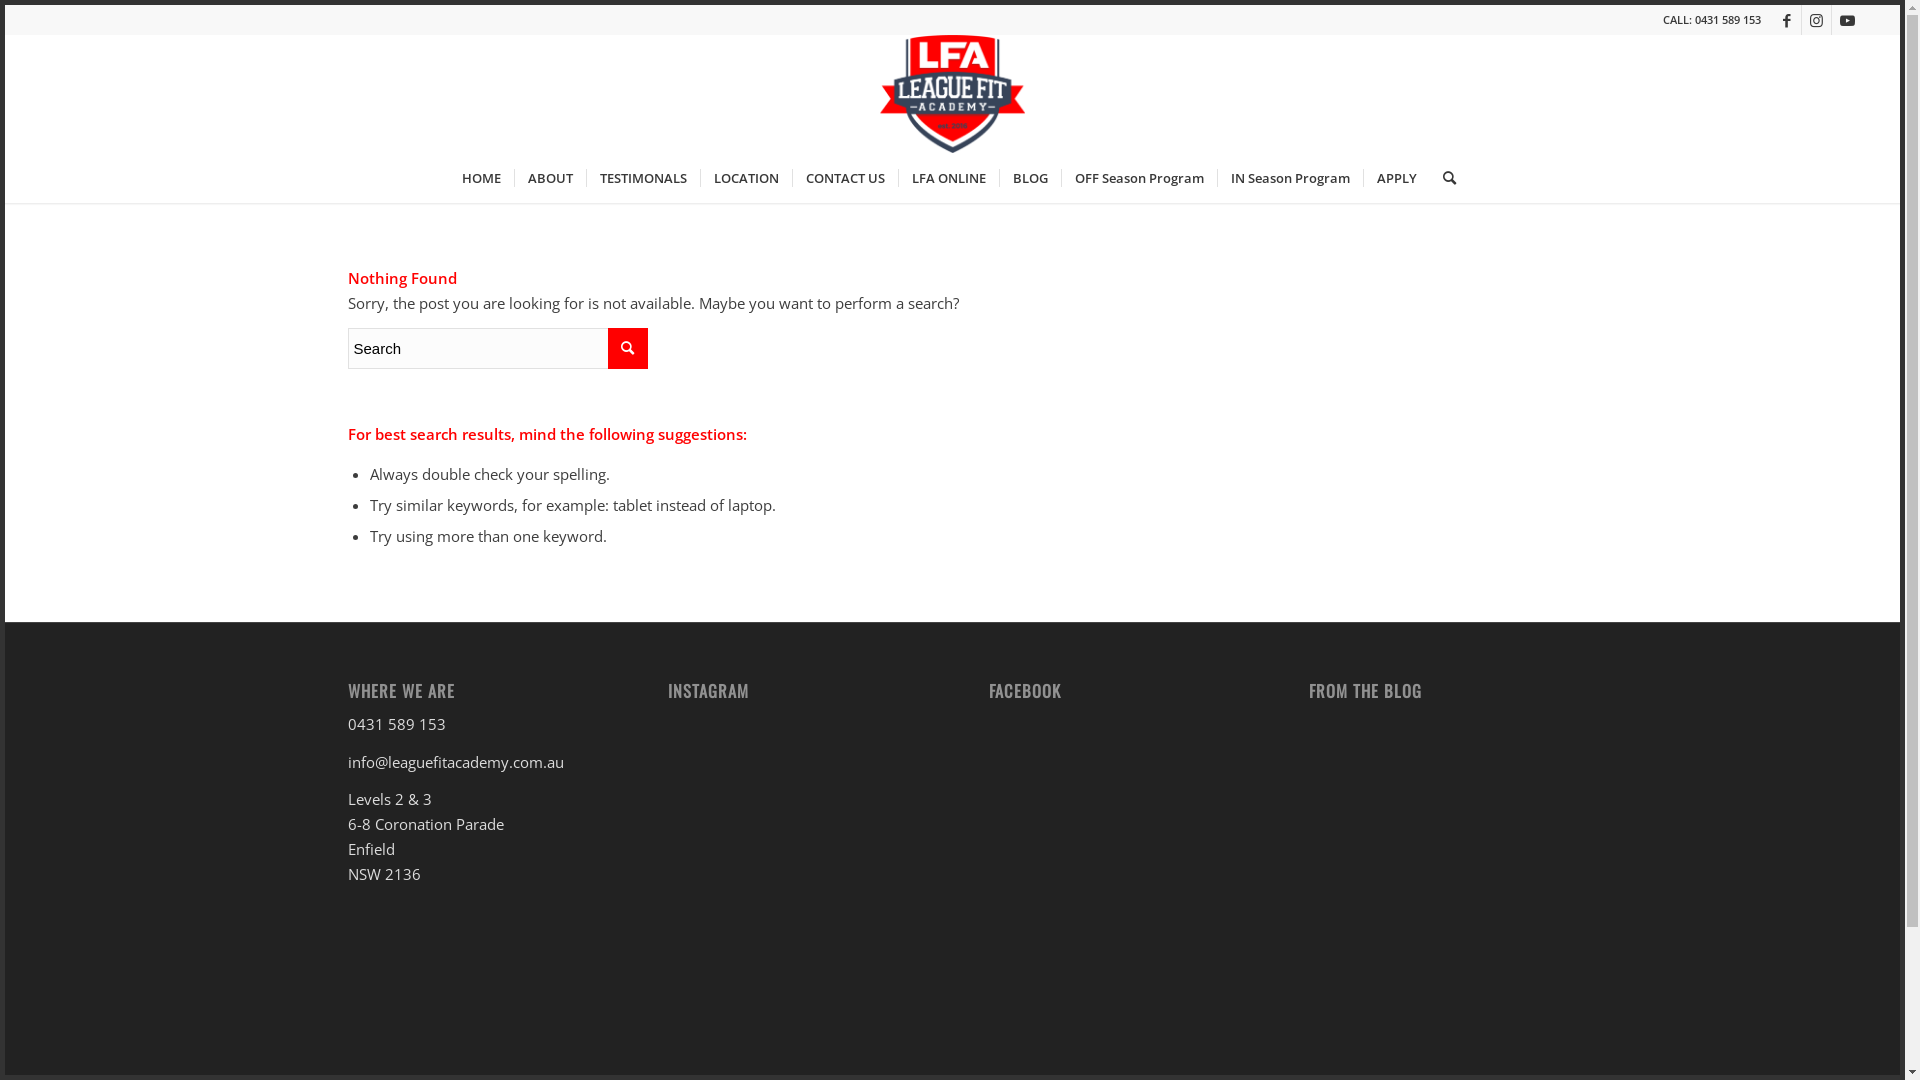 This screenshot has width=1920, height=1080. Describe the element at coordinates (1395, 176) in the screenshot. I see `'APPLY'` at that location.